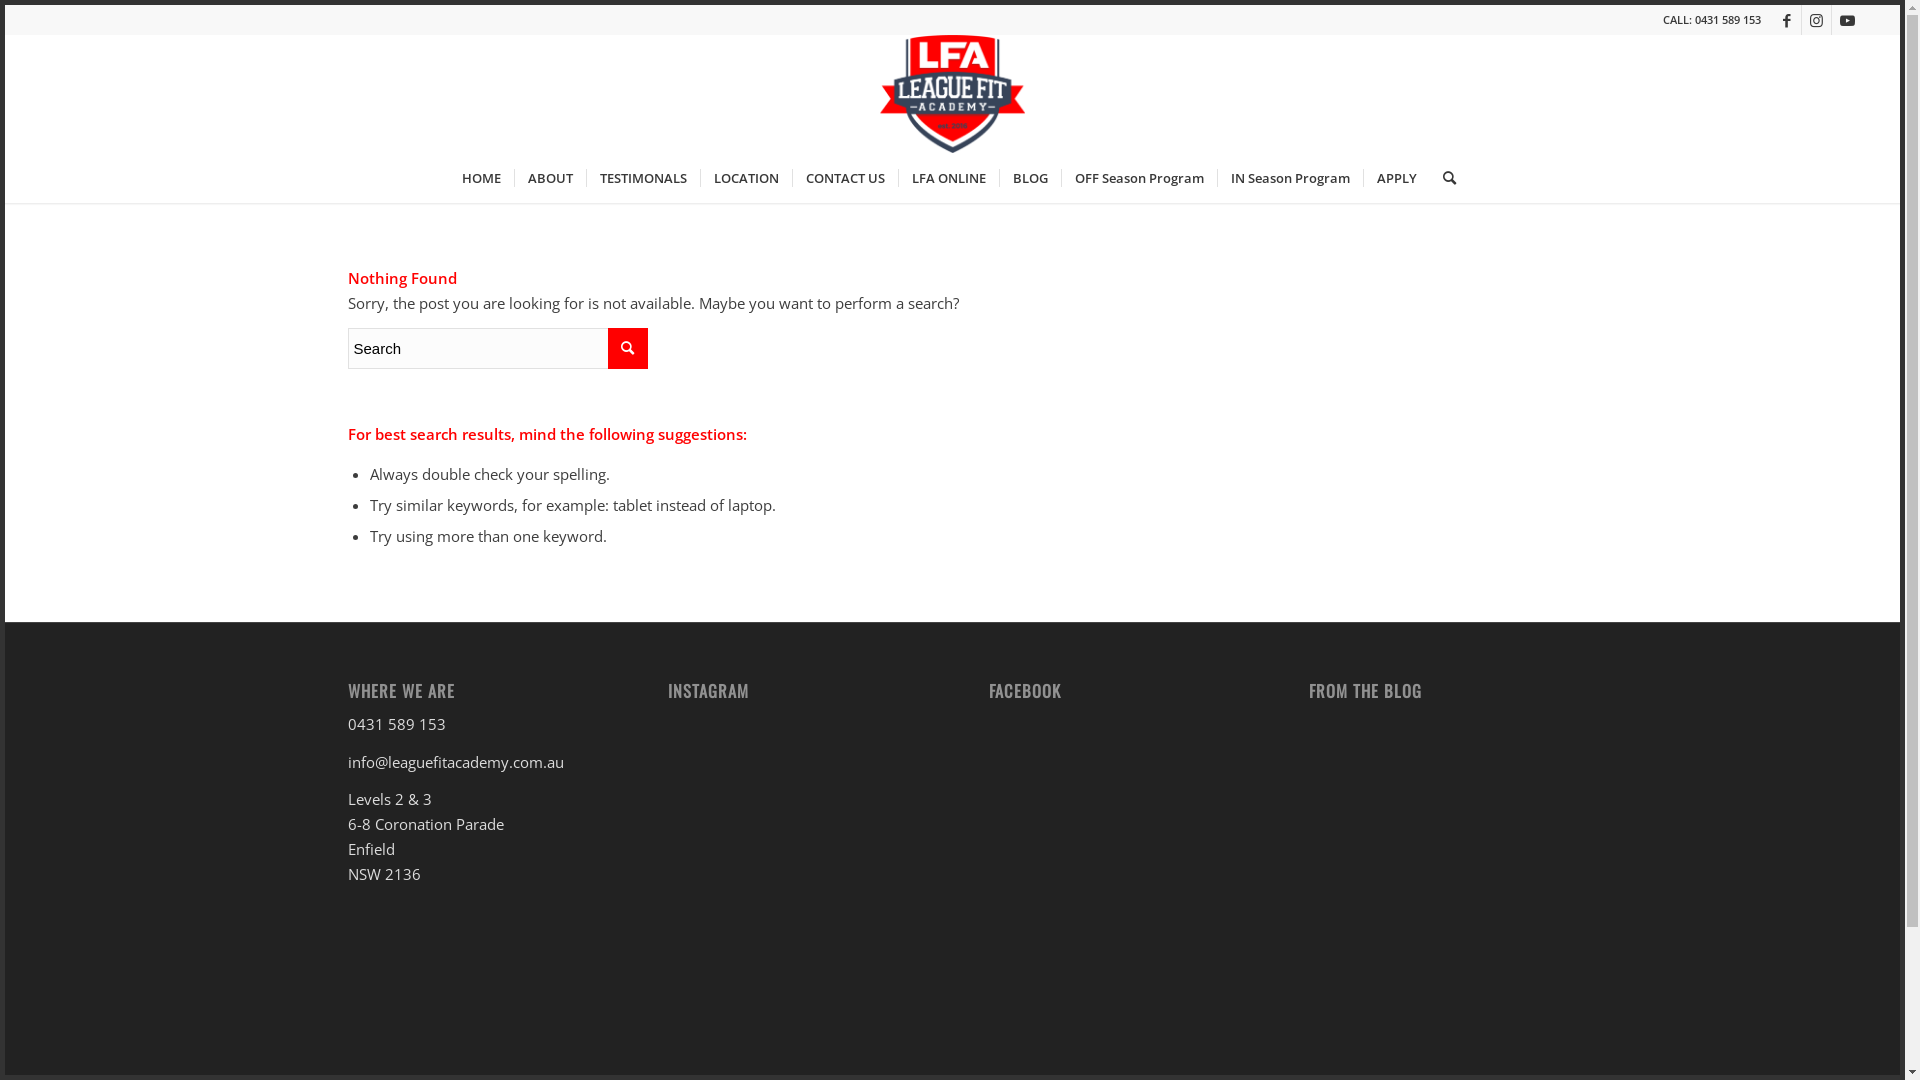 This screenshot has width=1920, height=1080. Describe the element at coordinates (1395, 176) in the screenshot. I see `'APPLY'` at that location.